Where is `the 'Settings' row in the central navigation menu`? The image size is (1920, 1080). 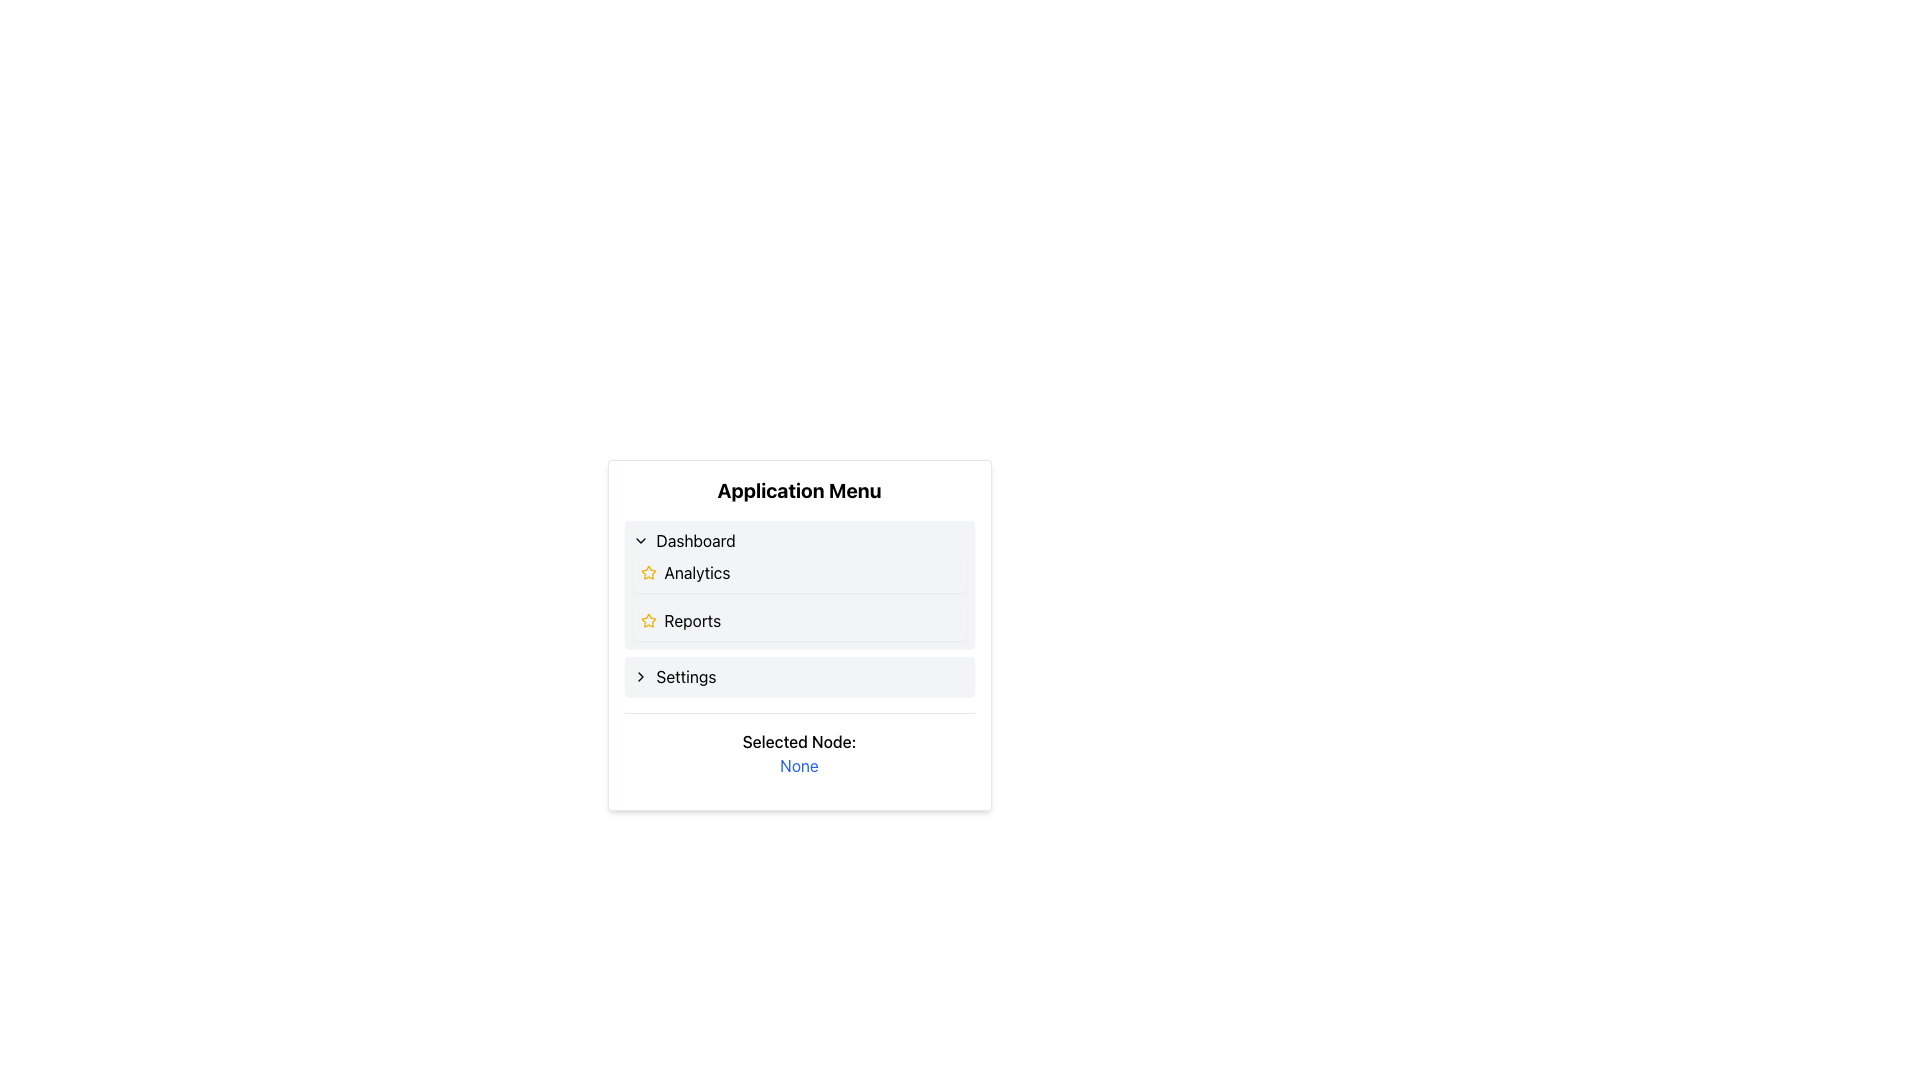
the 'Settings' row in the central navigation menu is located at coordinates (798, 669).